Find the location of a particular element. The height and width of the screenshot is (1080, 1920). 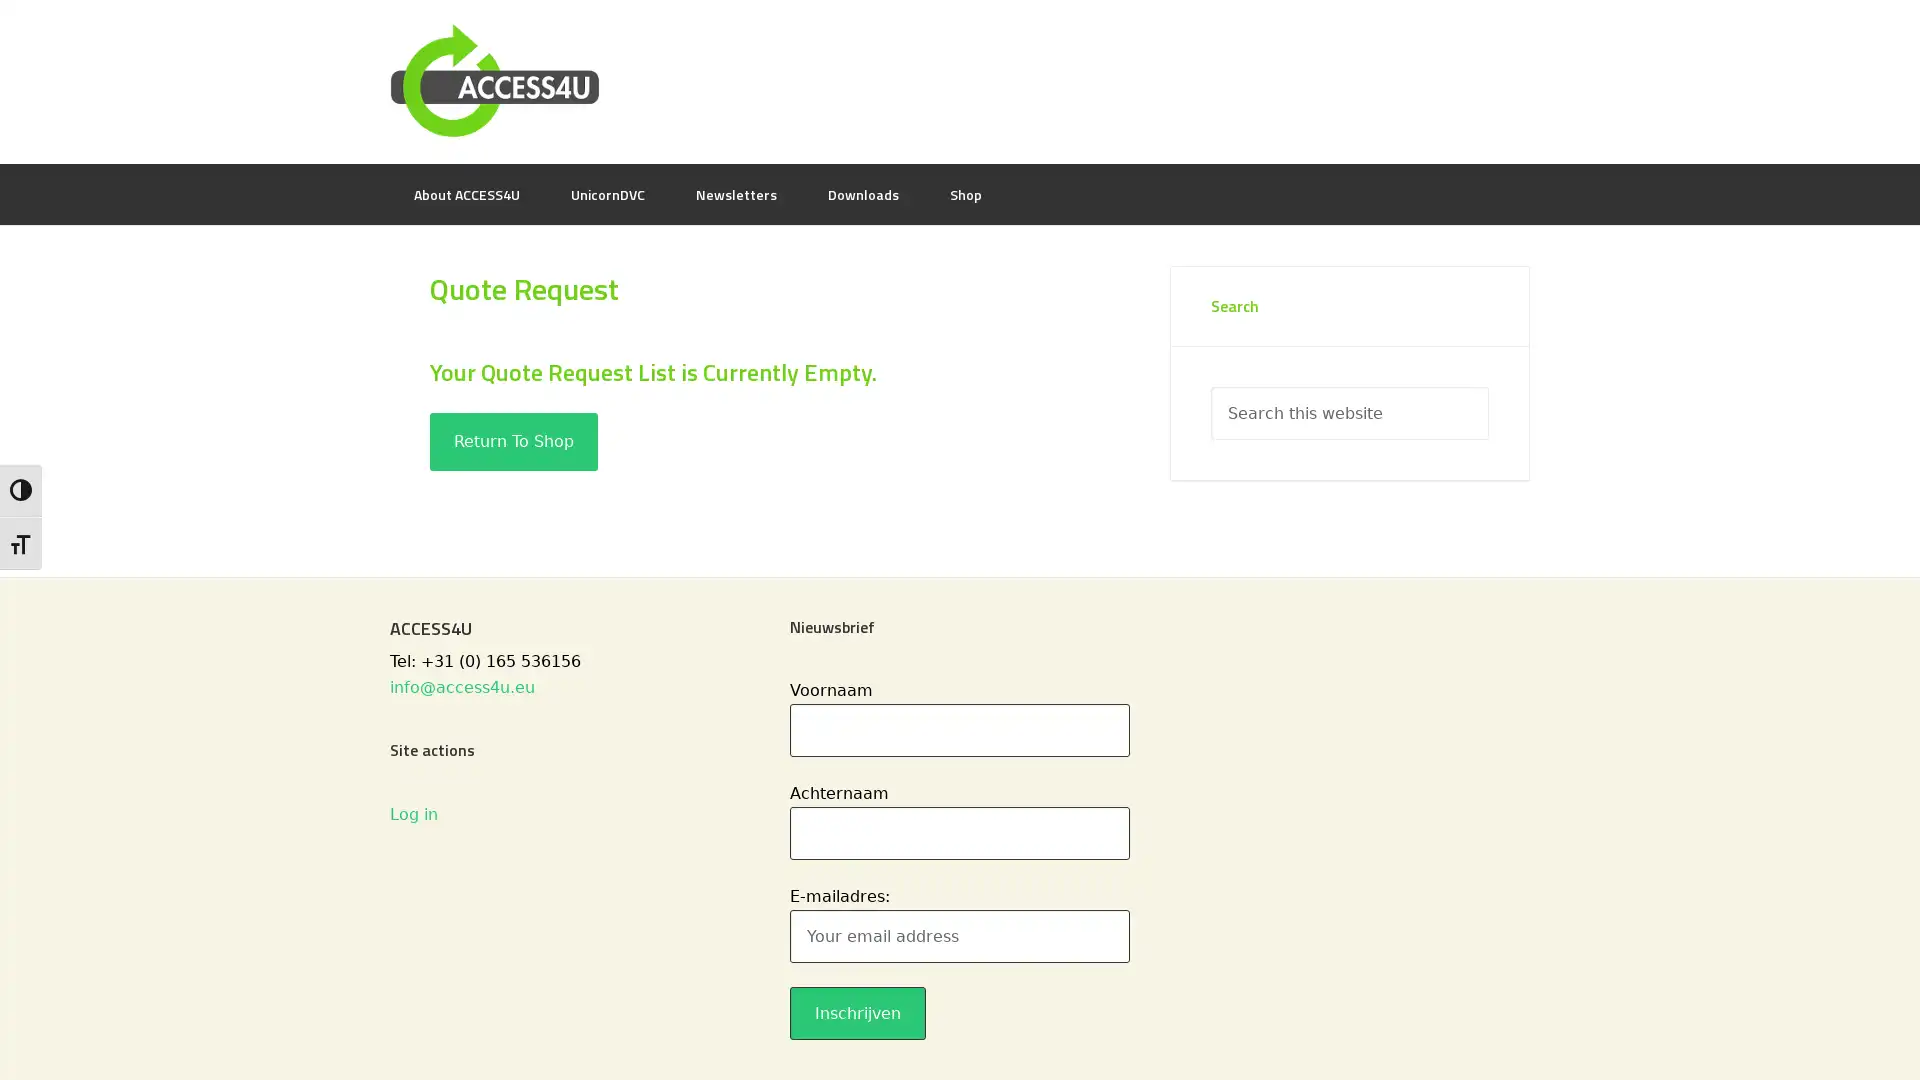

Inschrijven is located at coordinates (858, 1012).